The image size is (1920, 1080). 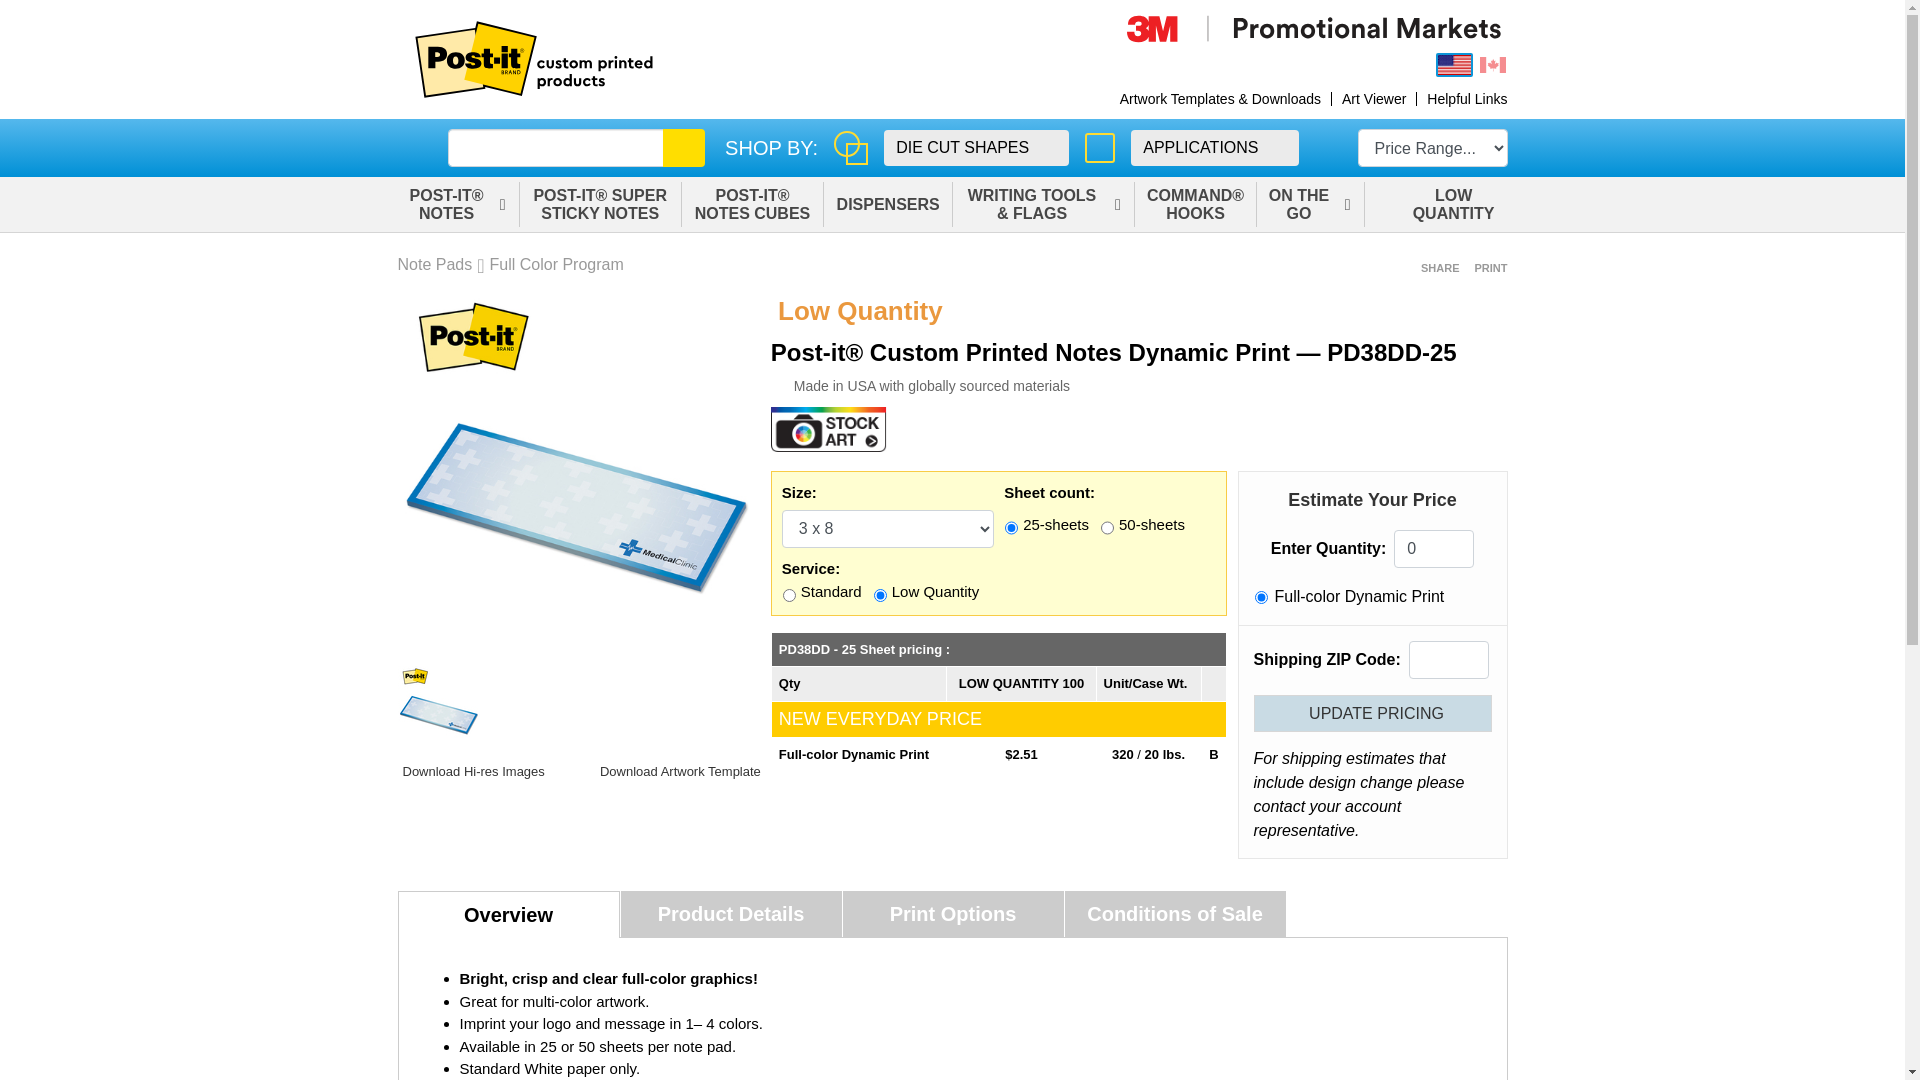 What do you see at coordinates (508, 914) in the screenshot?
I see `'Overview'` at bounding box center [508, 914].